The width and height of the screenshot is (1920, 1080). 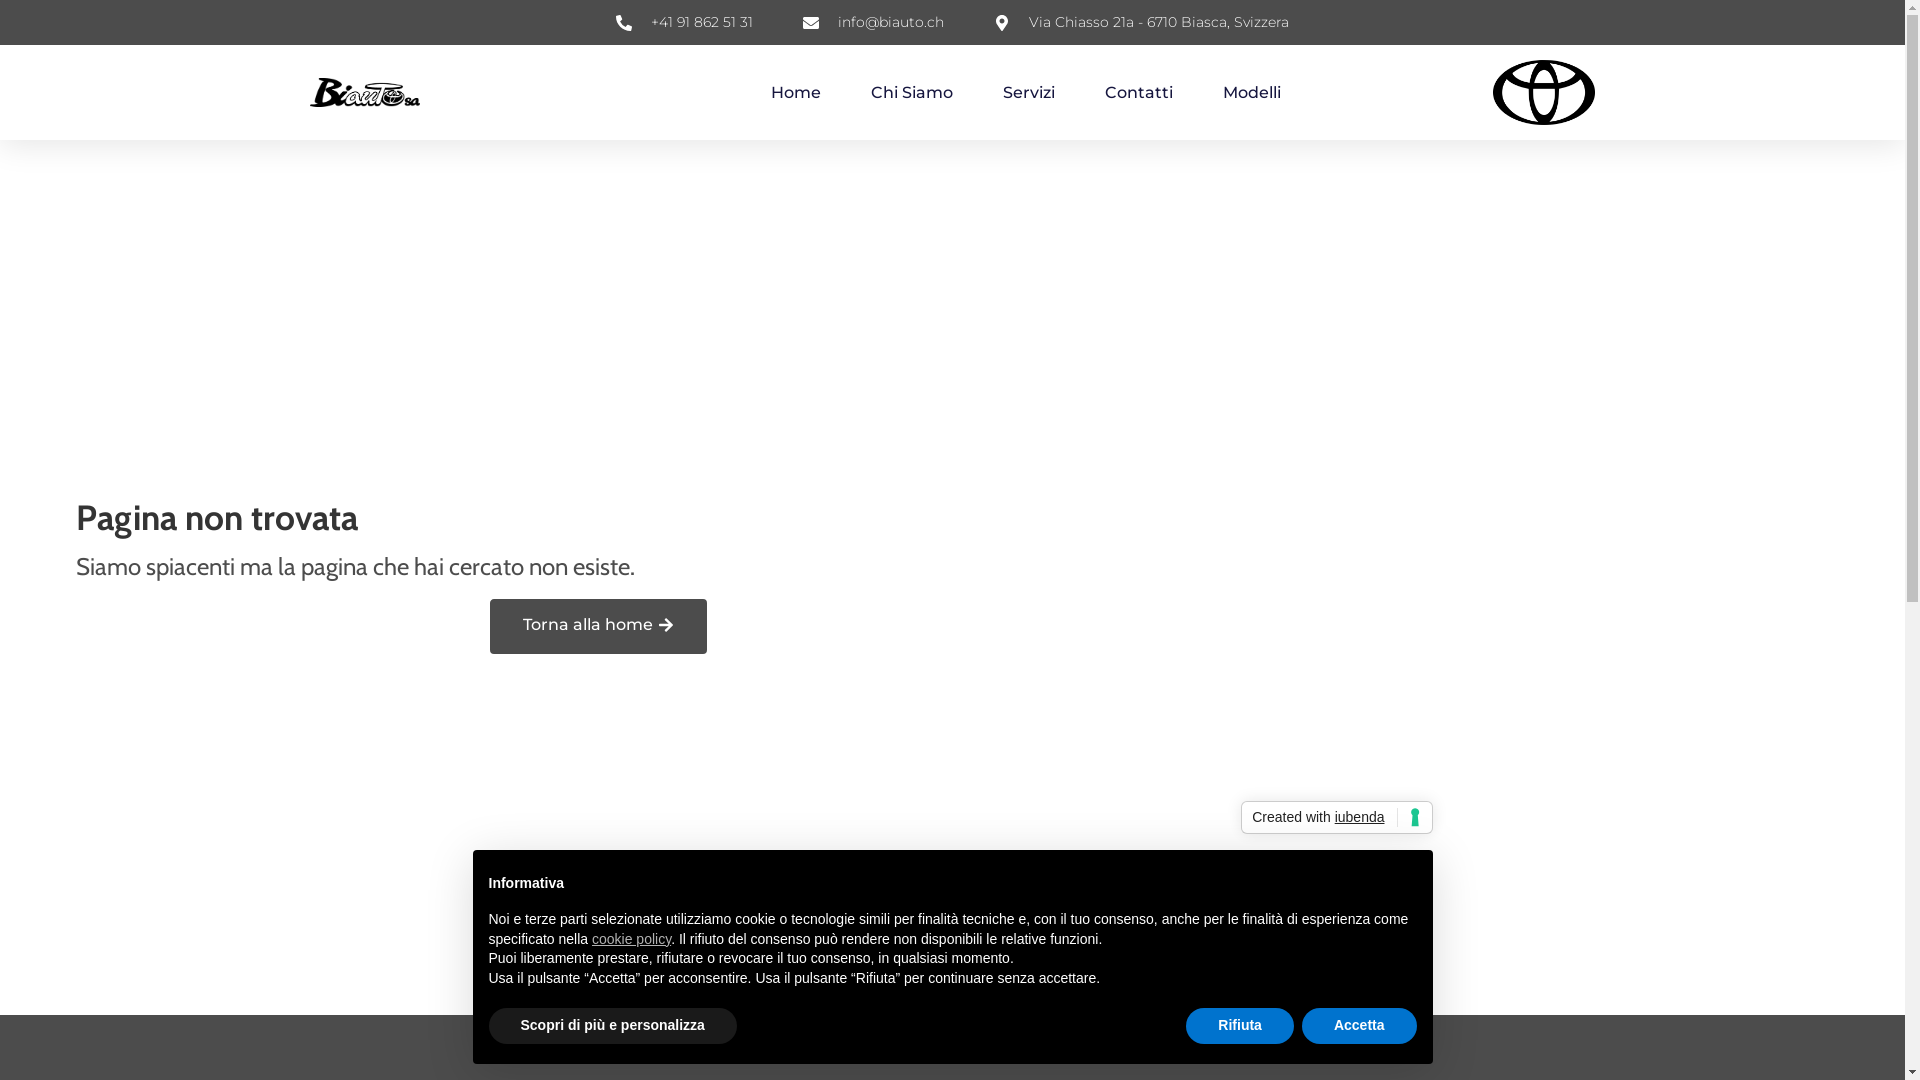 I want to click on 'Torna alla home', so click(x=597, y=625).